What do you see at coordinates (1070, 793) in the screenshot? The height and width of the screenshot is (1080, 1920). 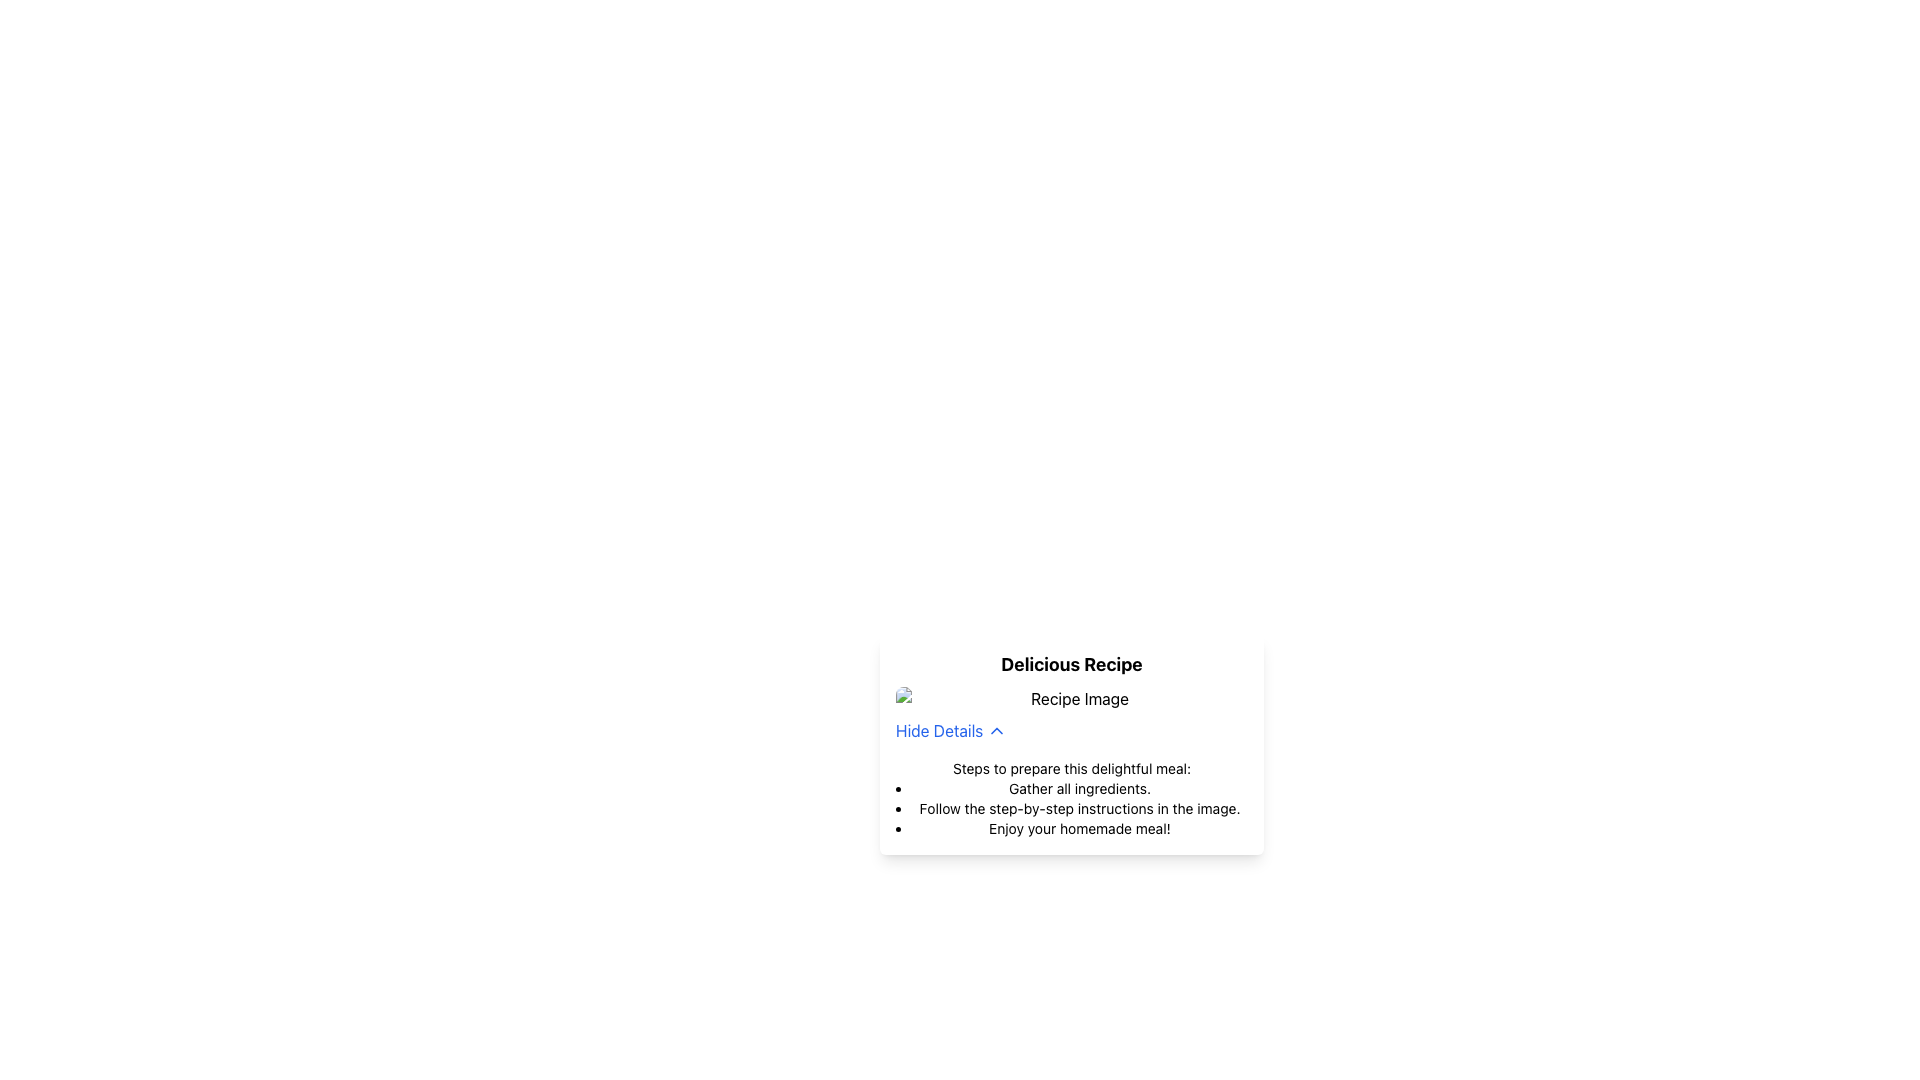 I see `the text within the vertically stacked text section containing step-by-step cooking instructions, which starts with the heading 'Steps to prepare this delightful meal:'` at bounding box center [1070, 793].